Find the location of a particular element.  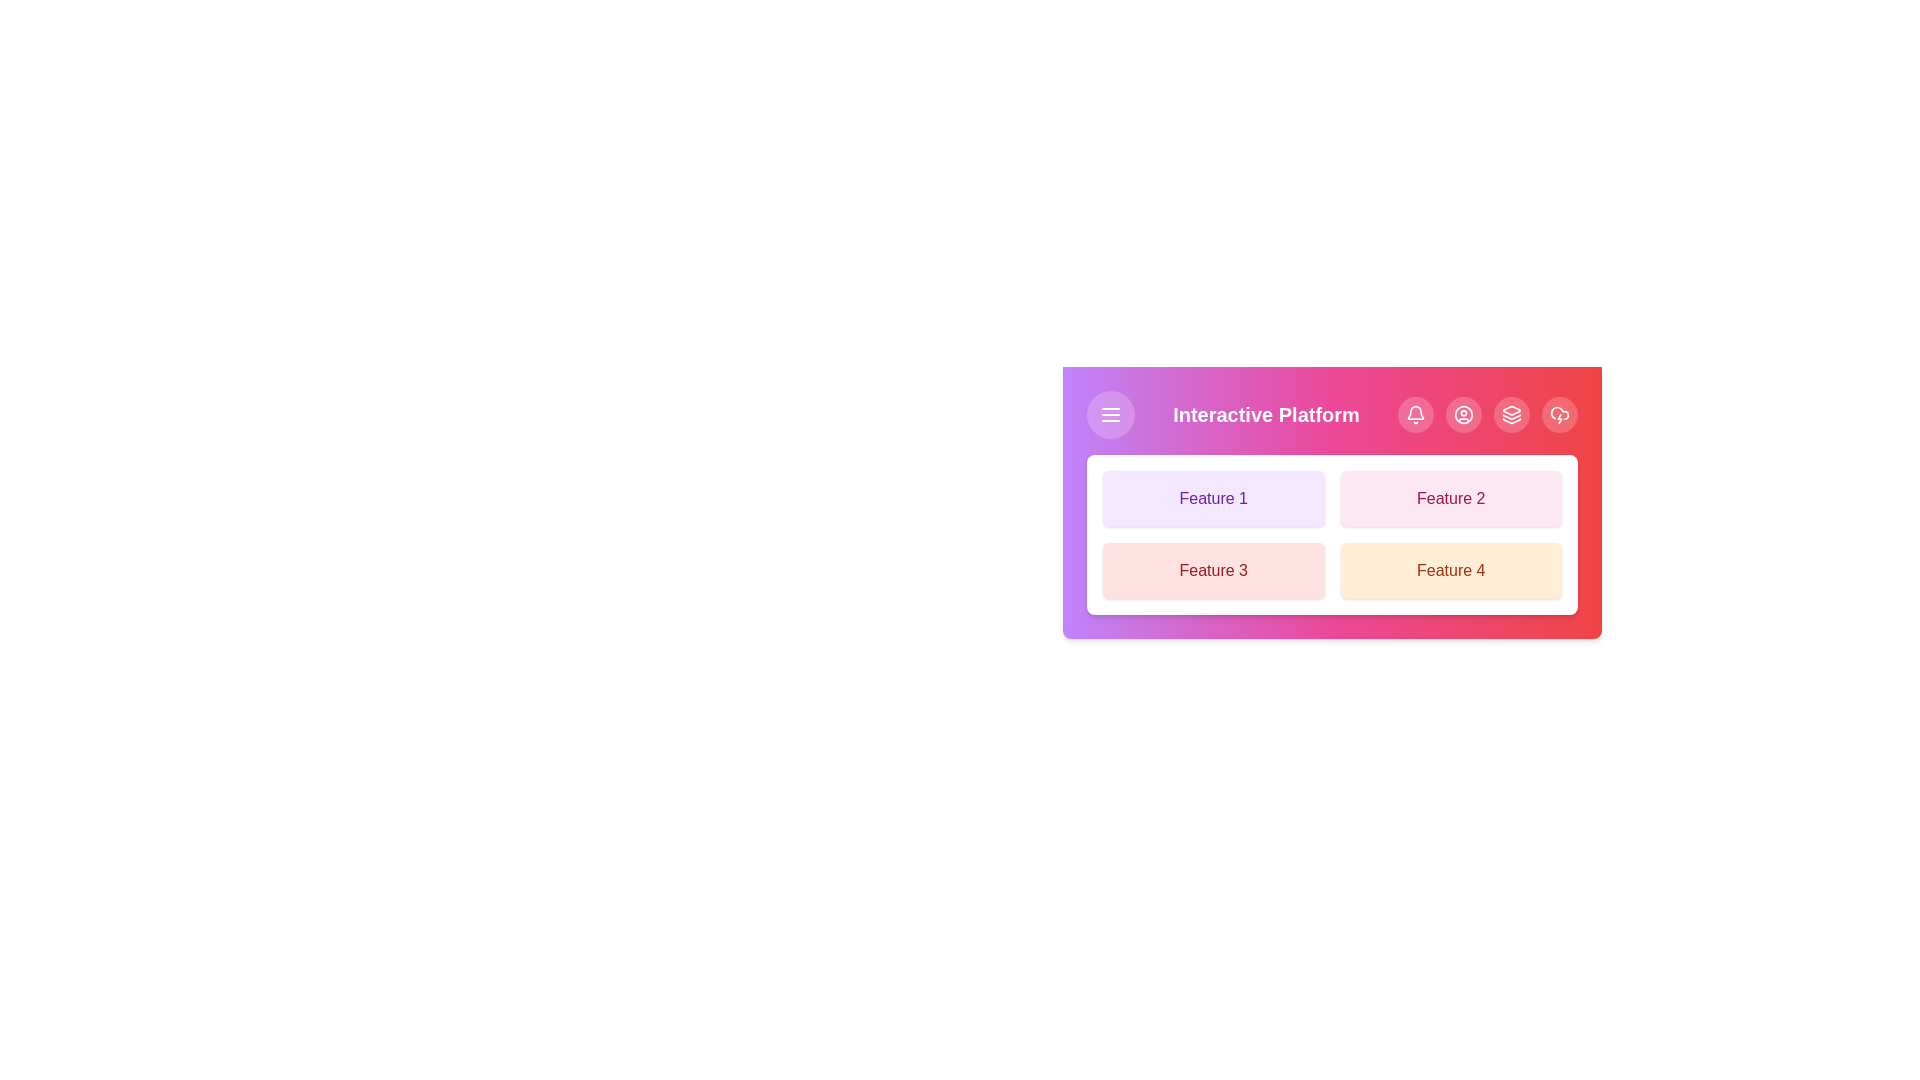

the feature button corresponding to Feature 3 is located at coordinates (1212, 570).